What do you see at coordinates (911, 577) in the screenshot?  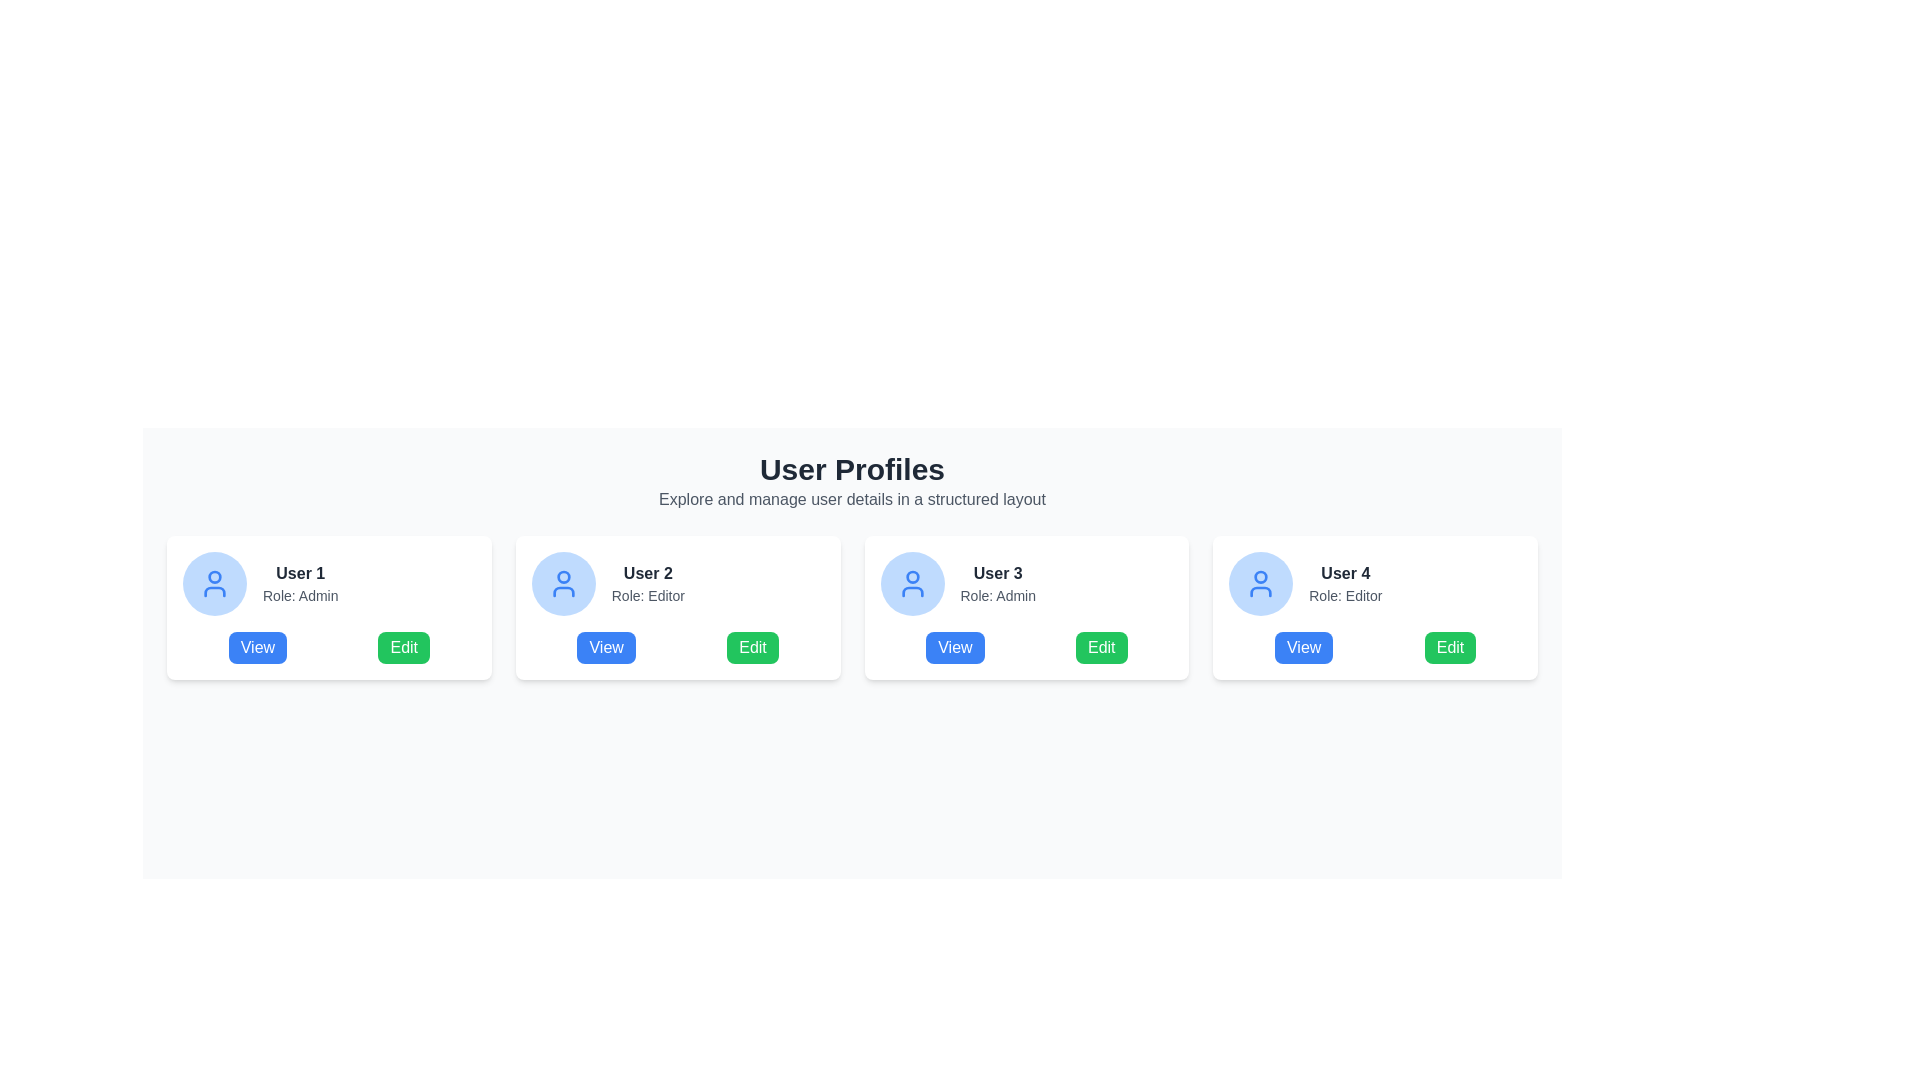 I see `the blue circular graphical shape representing the head section of the abstract user outline for 'User 3' in the profile card layout` at bounding box center [911, 577].